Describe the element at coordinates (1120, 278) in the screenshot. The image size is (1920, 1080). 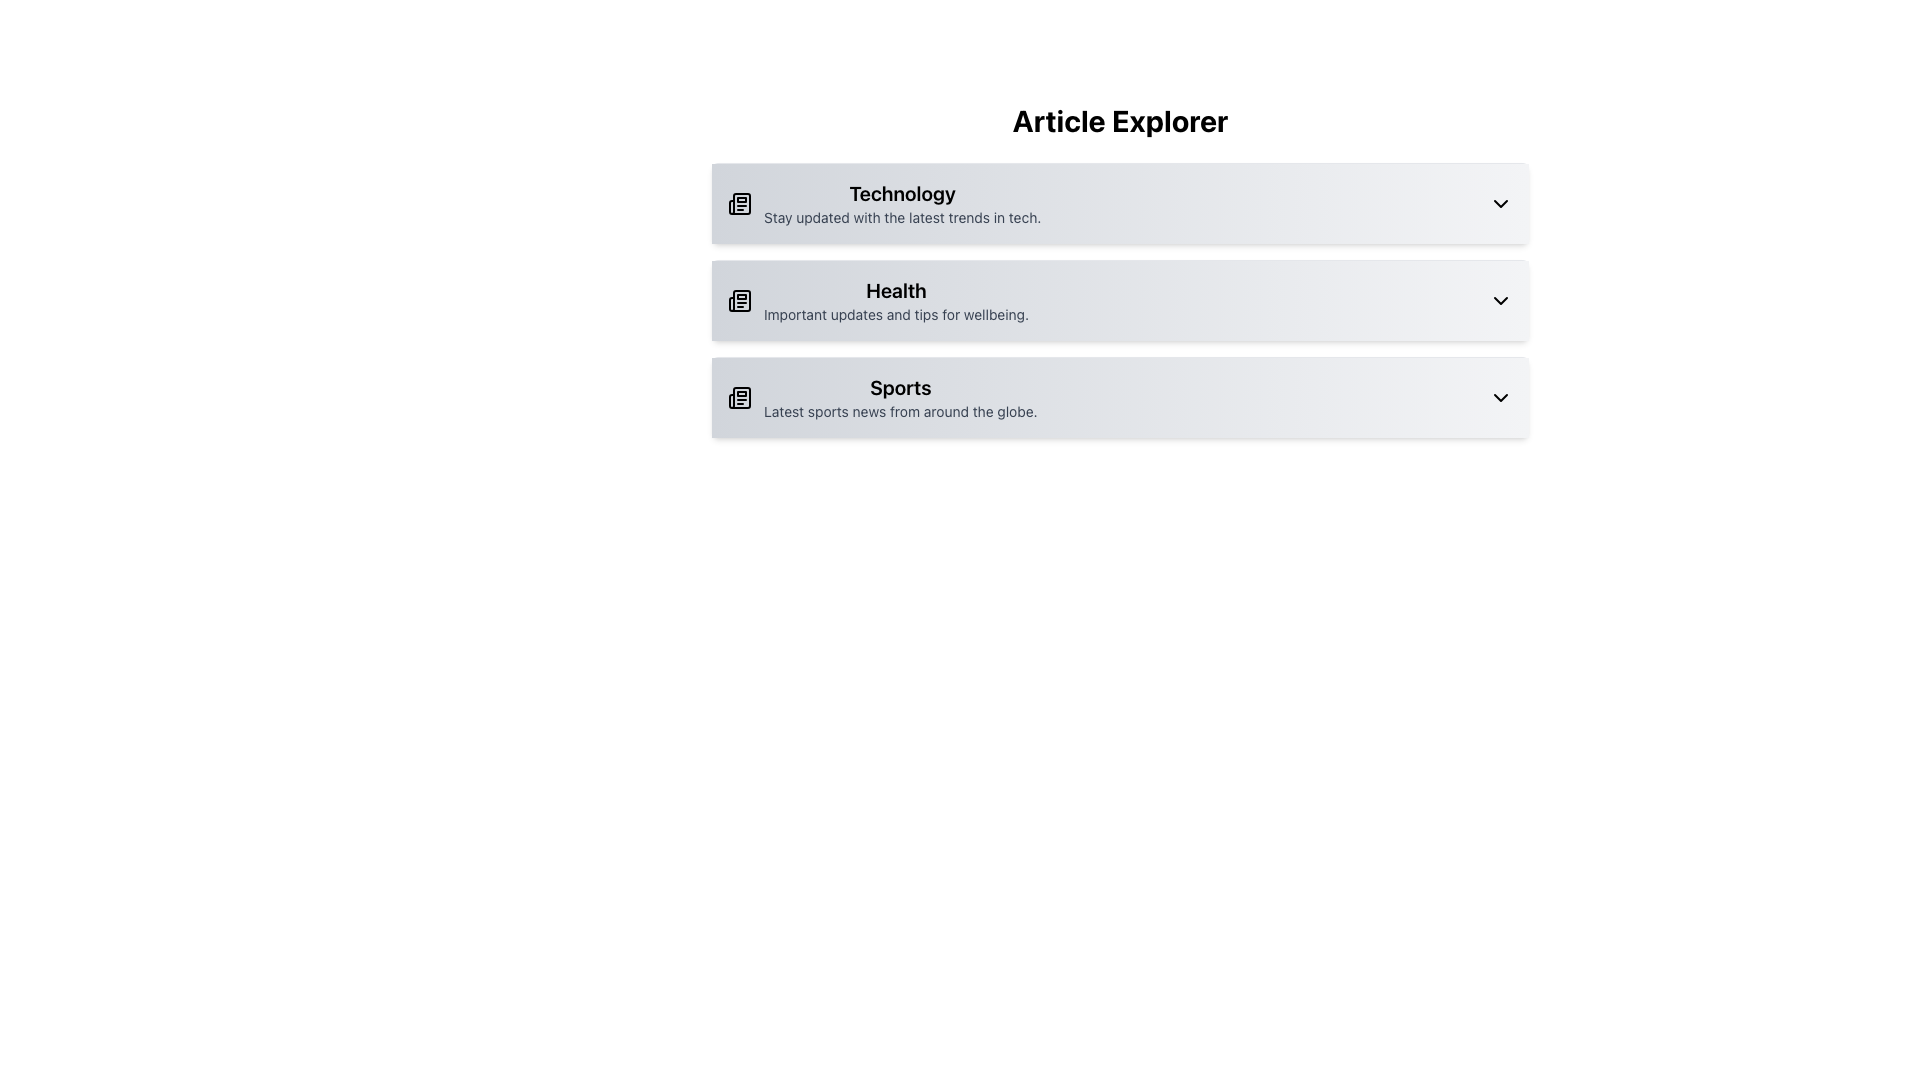
I see `the second entry of the Expandable List Item related to the 'Health' category for accessibility navigation` at that location.